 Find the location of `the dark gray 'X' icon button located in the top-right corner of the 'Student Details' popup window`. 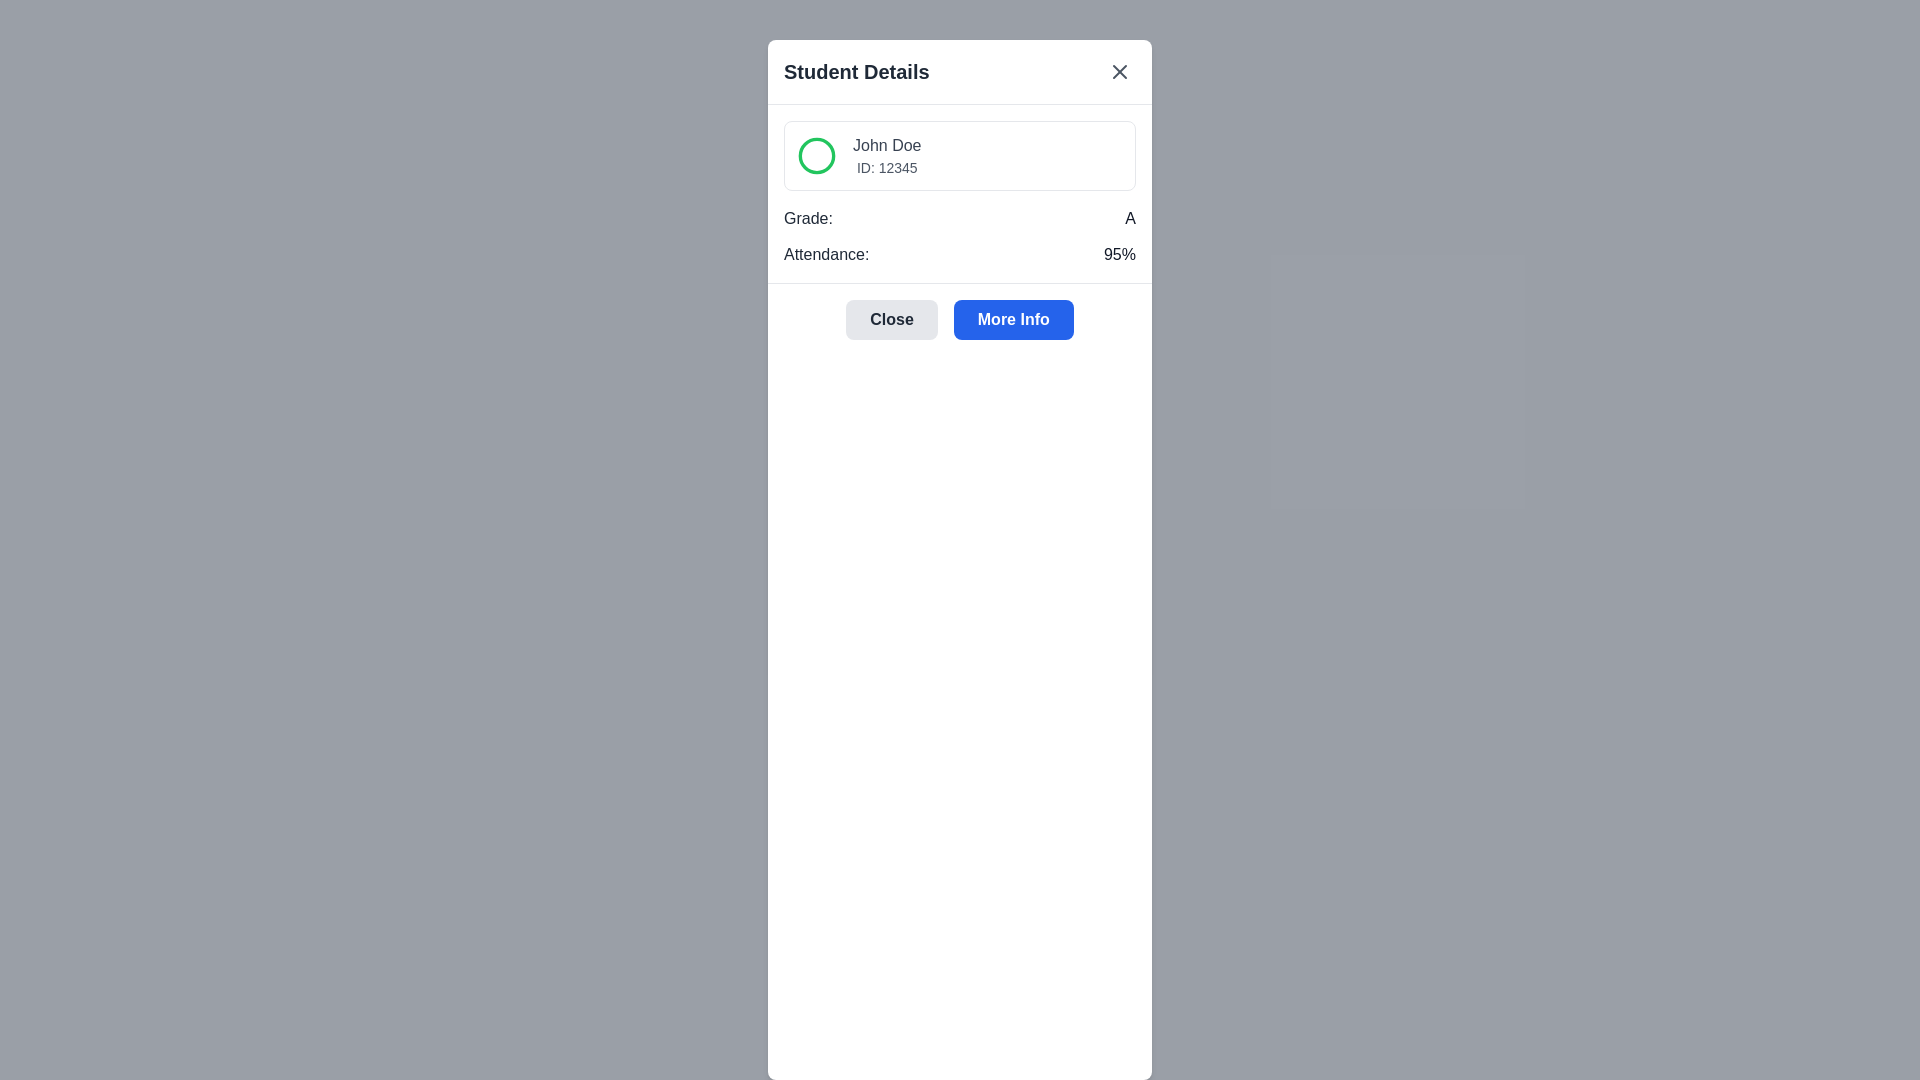

the dark gray 'X' icon button located in the top-right corner of the 'Student Details' popup window is located at coordinates (1118, 71).